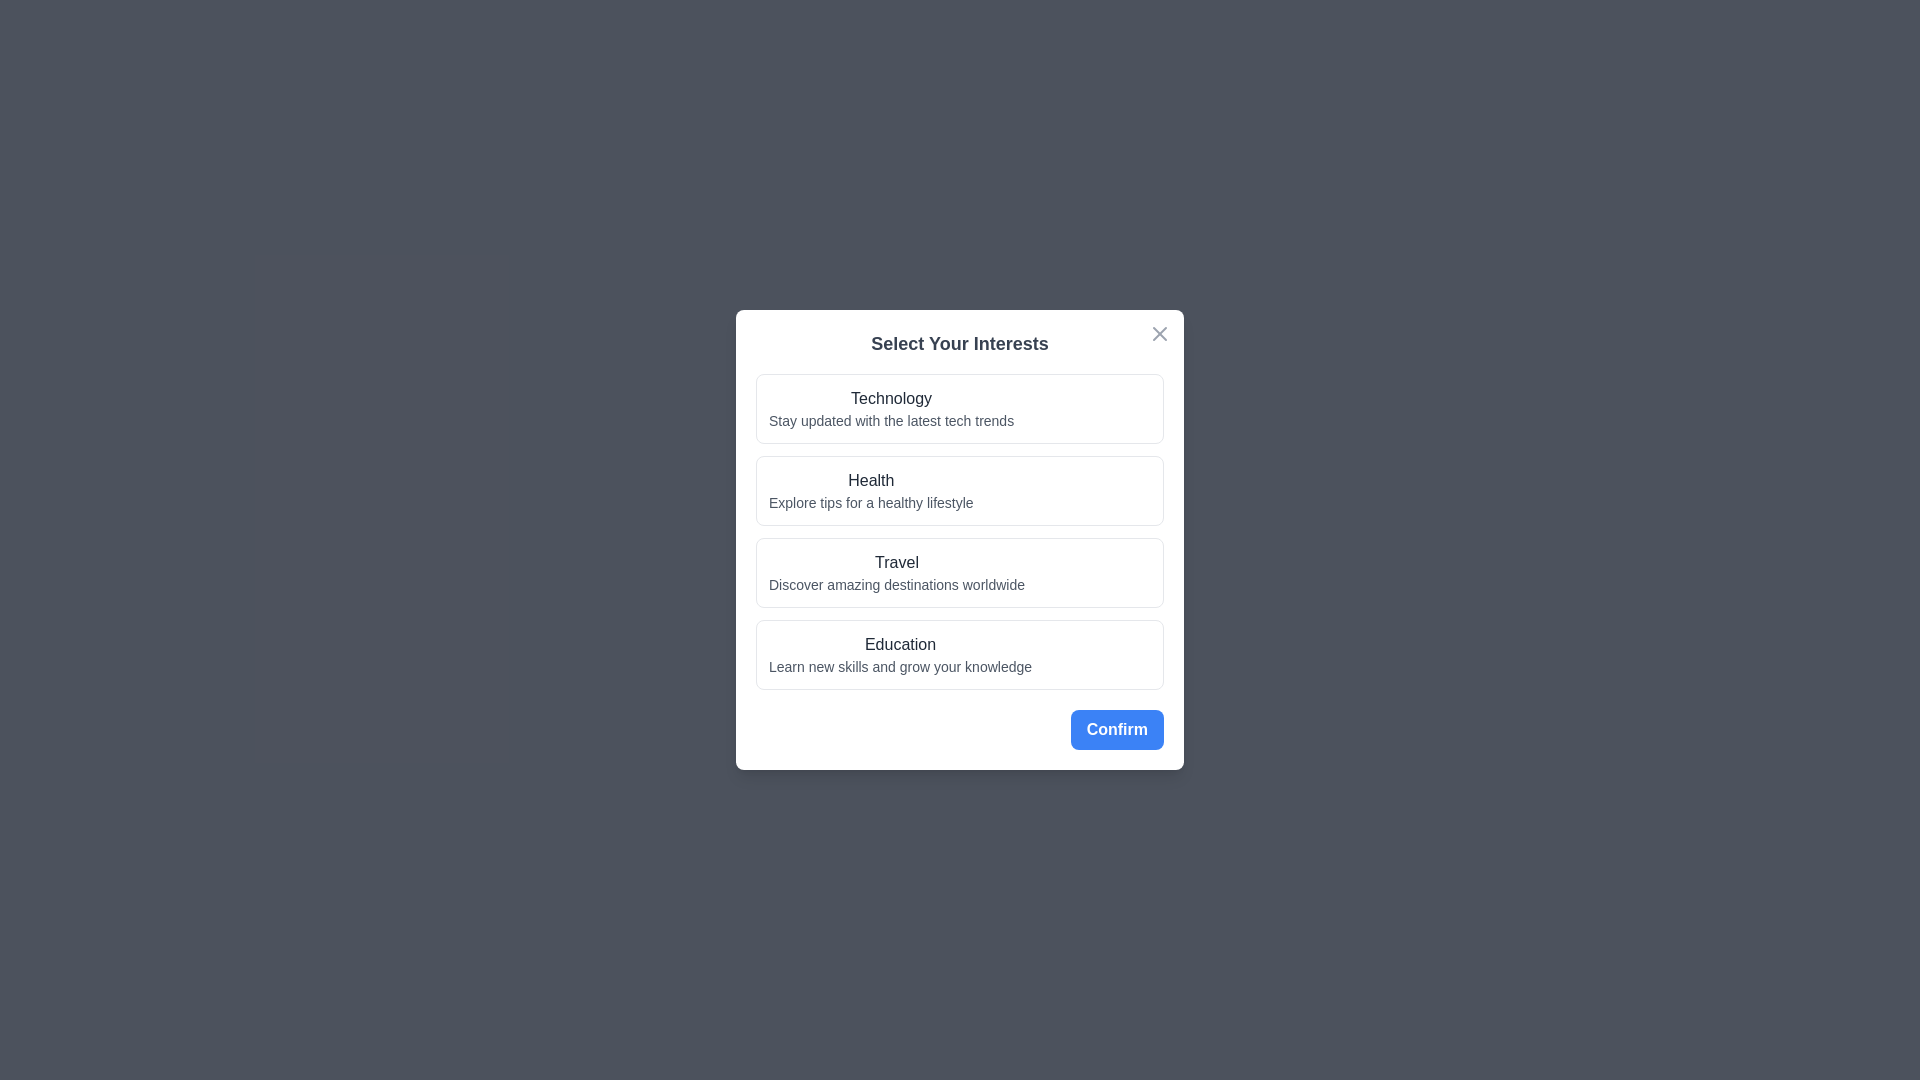  I want to click on close button located at the top-right corner of the dialog to dismiss it, so click(1160, 333).